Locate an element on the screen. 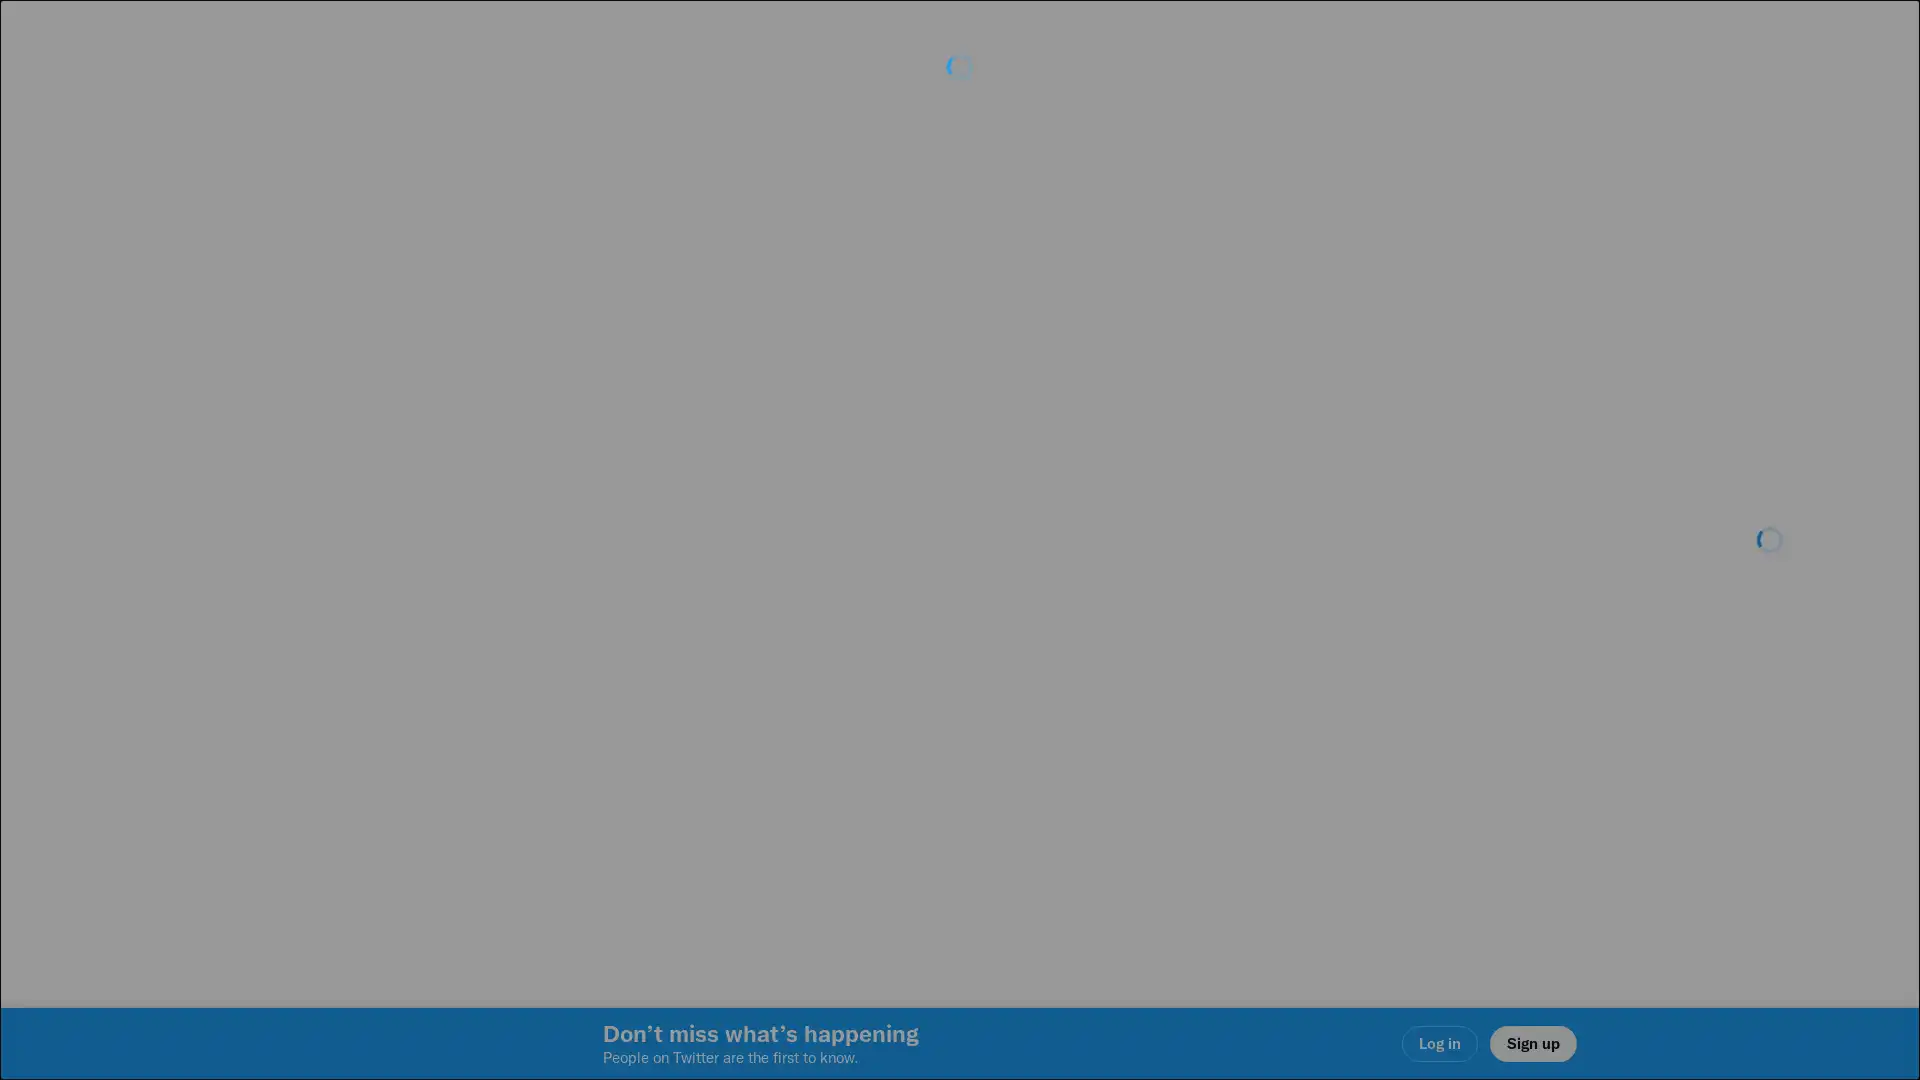 The height and width of the screenshot is (1080, 1920). Log in is located at coordinates (1200, 681).